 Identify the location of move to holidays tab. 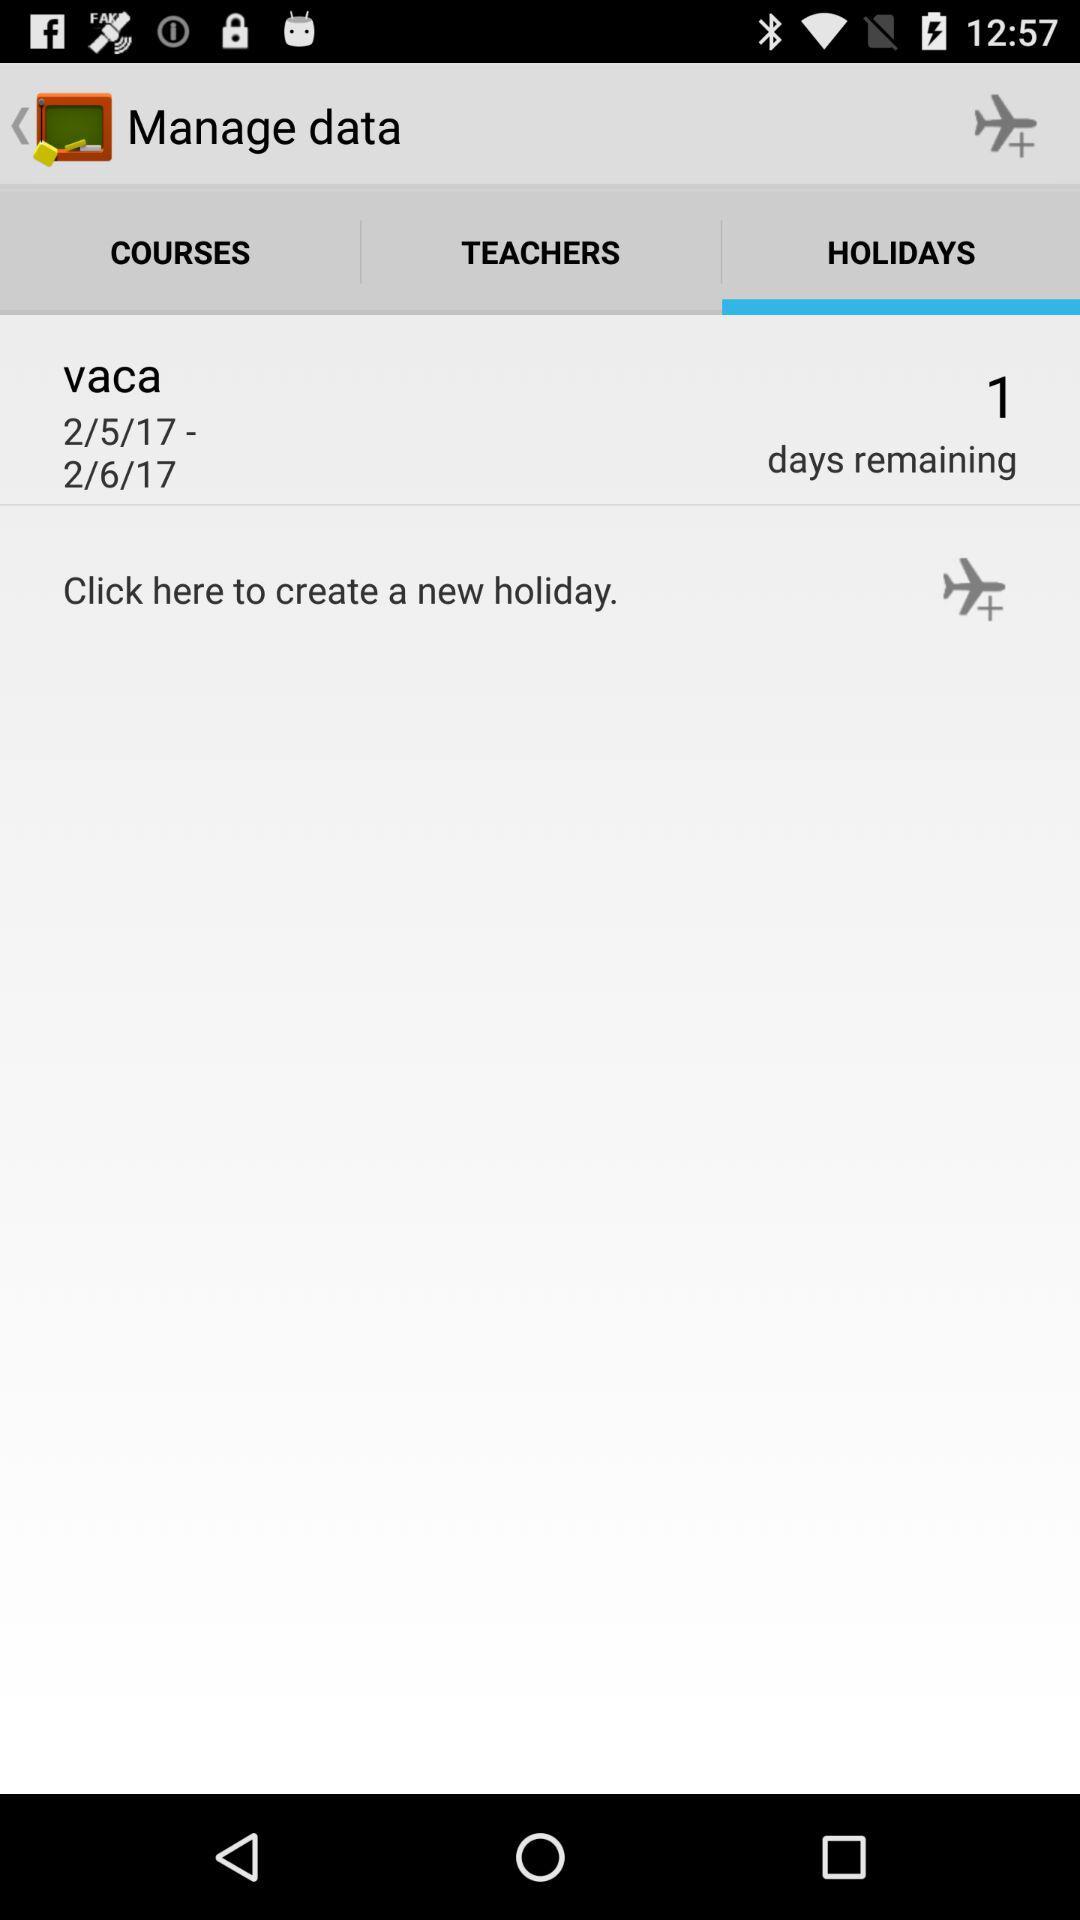
(901, 251).